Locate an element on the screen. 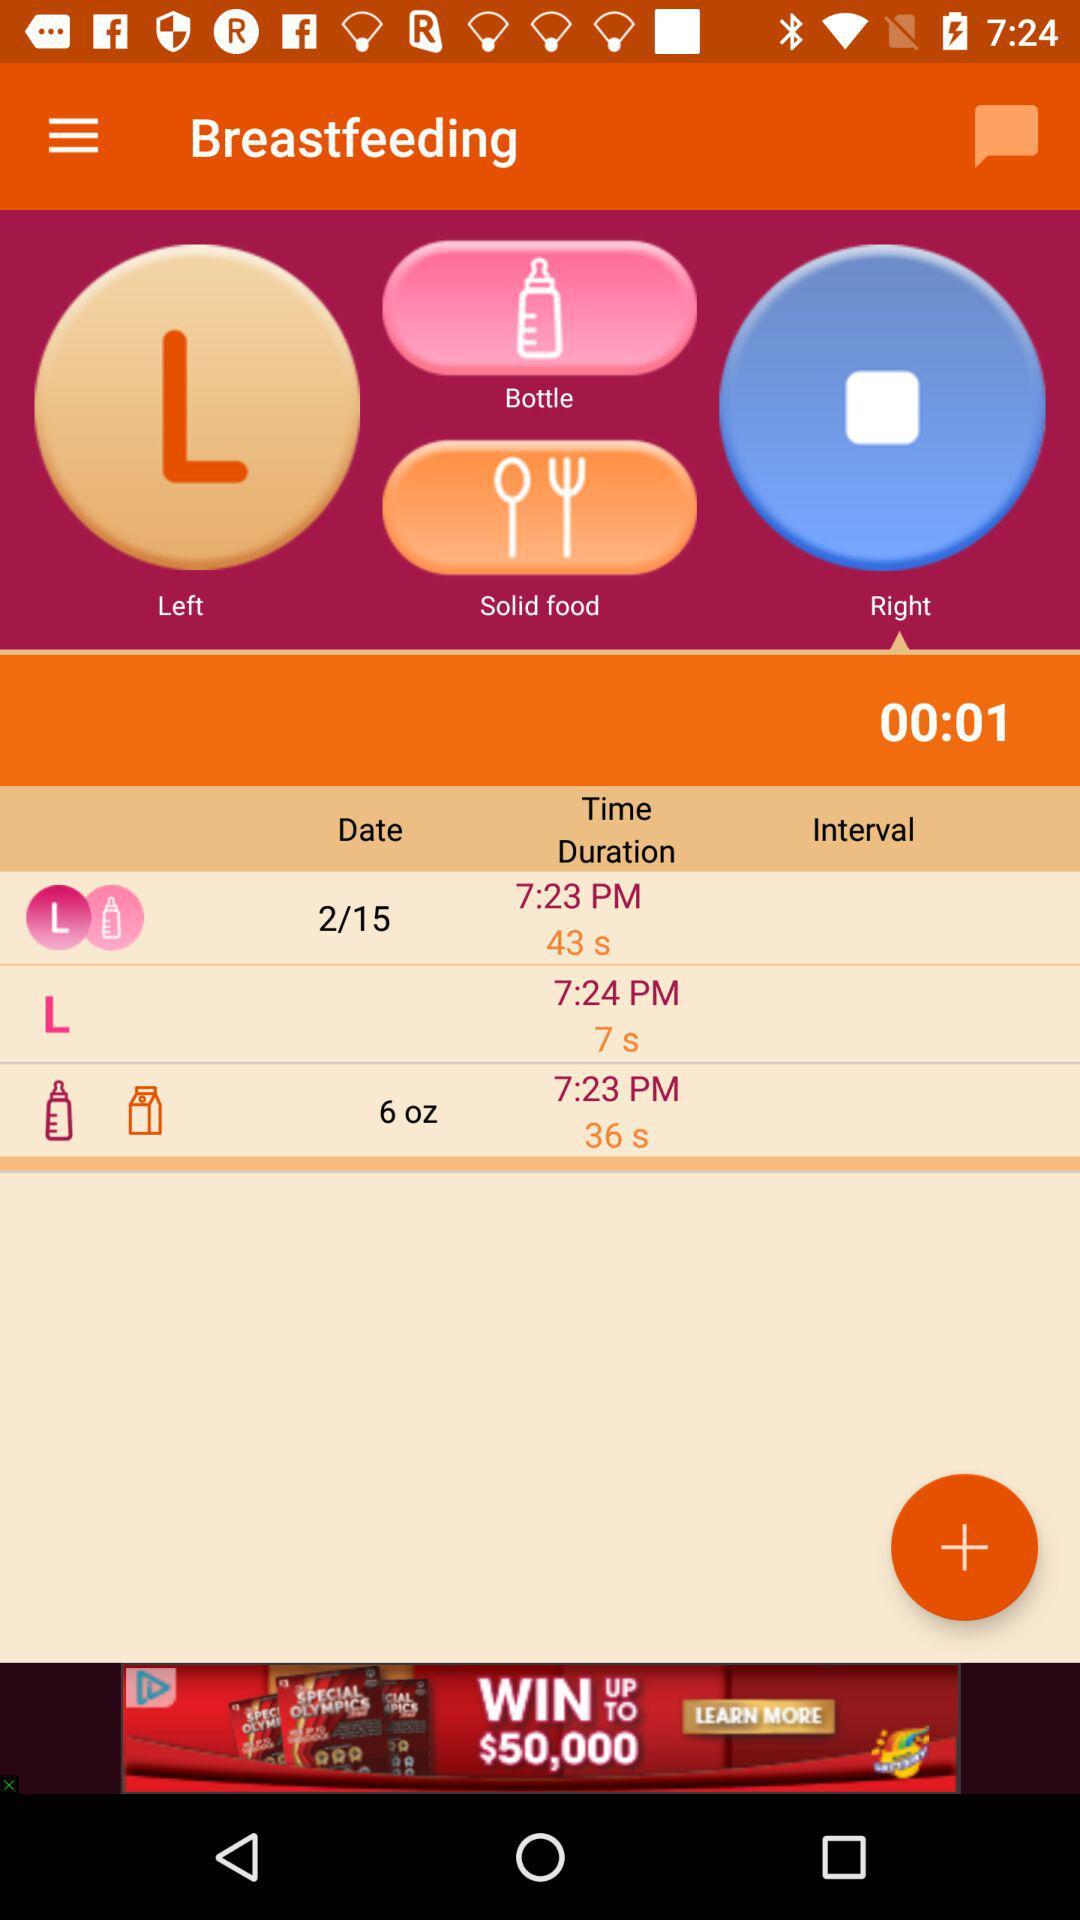 This screenshot has height=1920, width=1080. the add icon is located at coordinates (963, 1546).